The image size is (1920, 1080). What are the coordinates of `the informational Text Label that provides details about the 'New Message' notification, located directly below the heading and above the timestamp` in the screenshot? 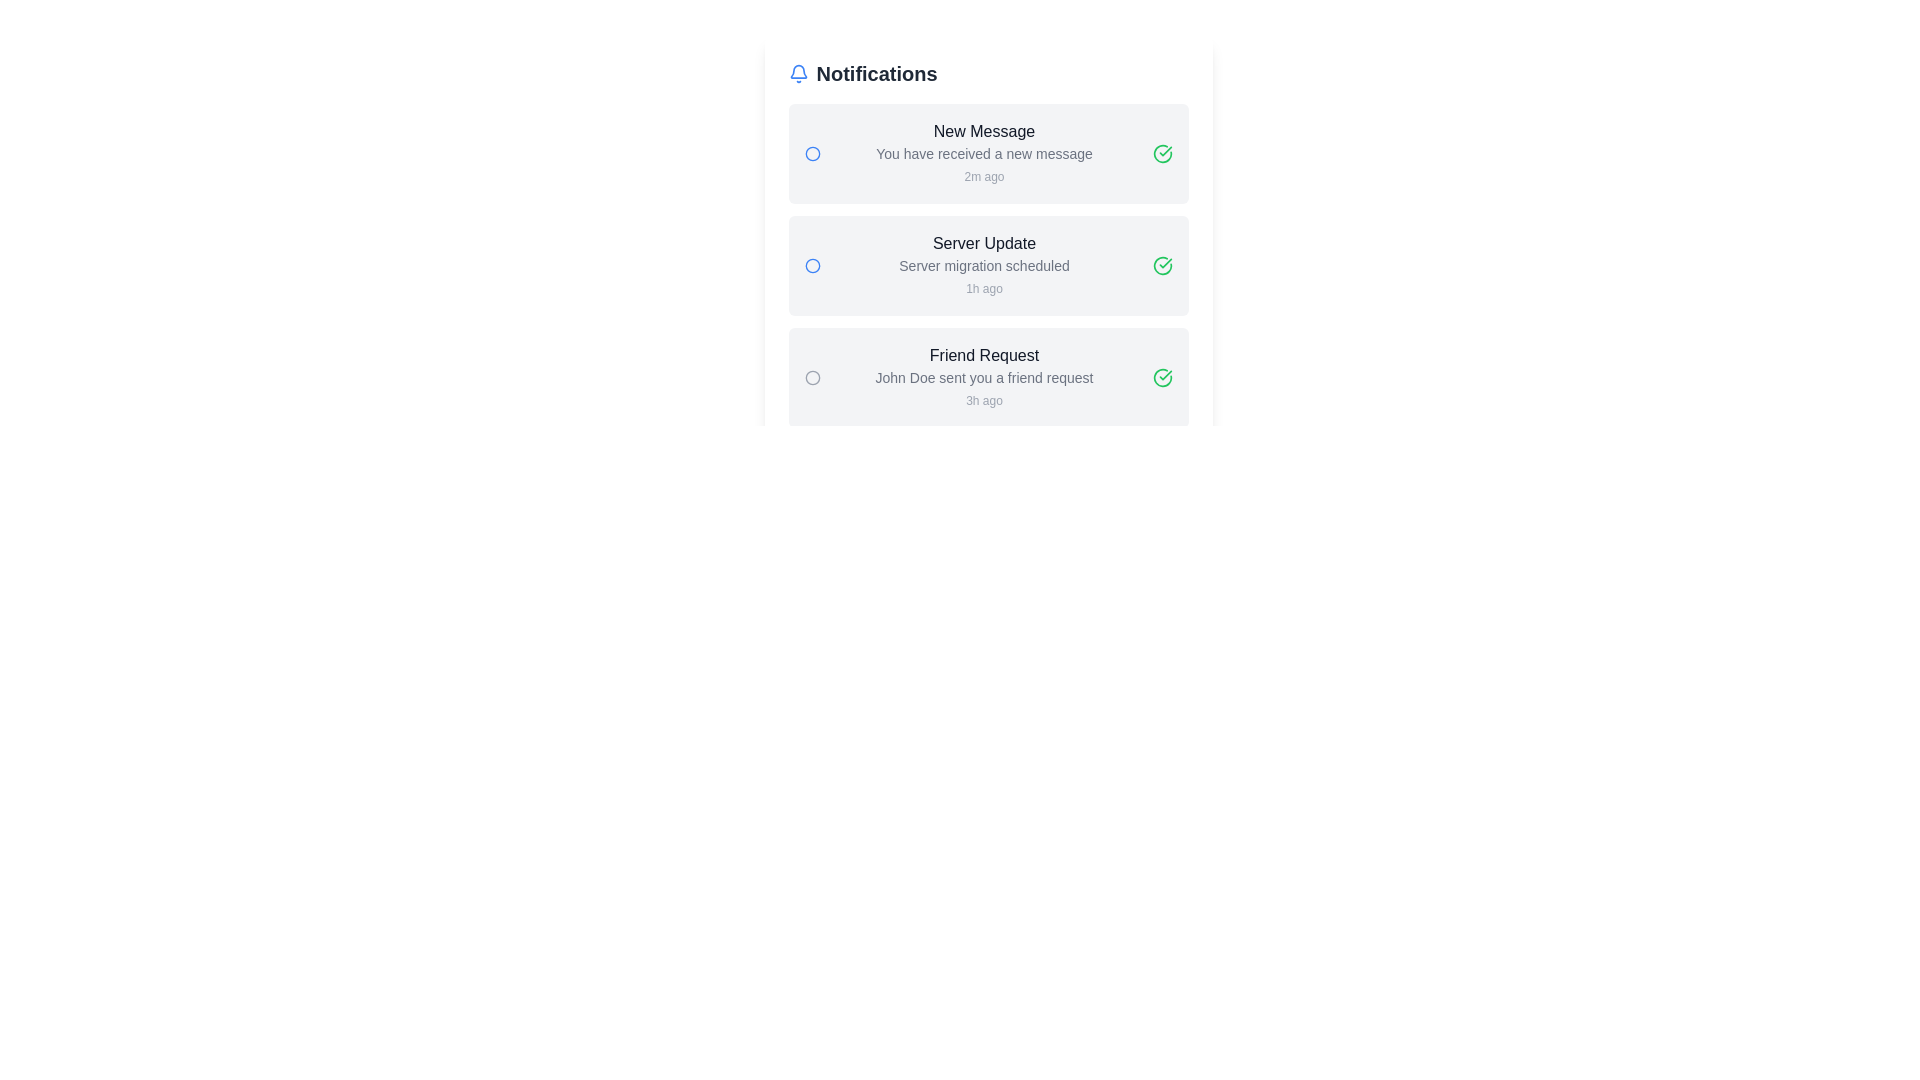 It's located at (984, 153).